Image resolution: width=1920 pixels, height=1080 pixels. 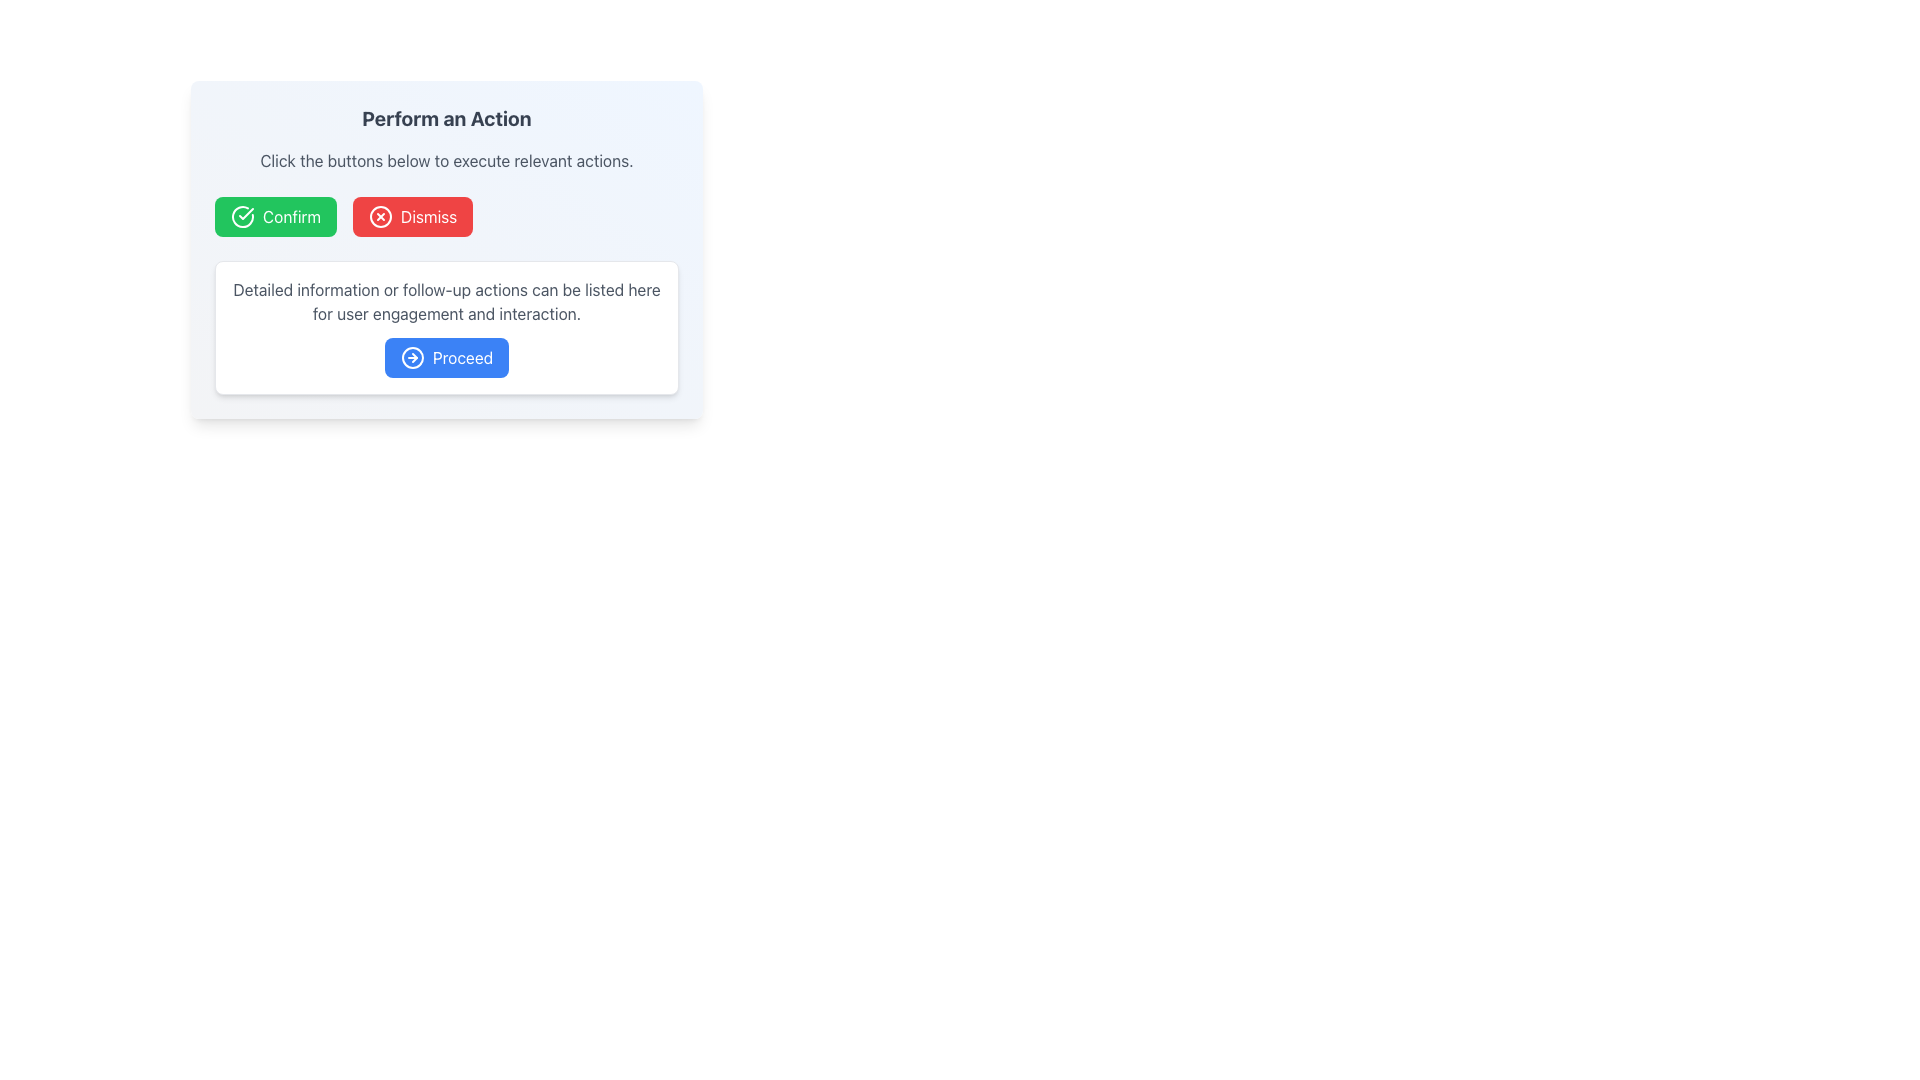 I want to click on the green 'Confirm' button with a white checkmark icon and the text 'Confirm', so click(x=274, y=216).